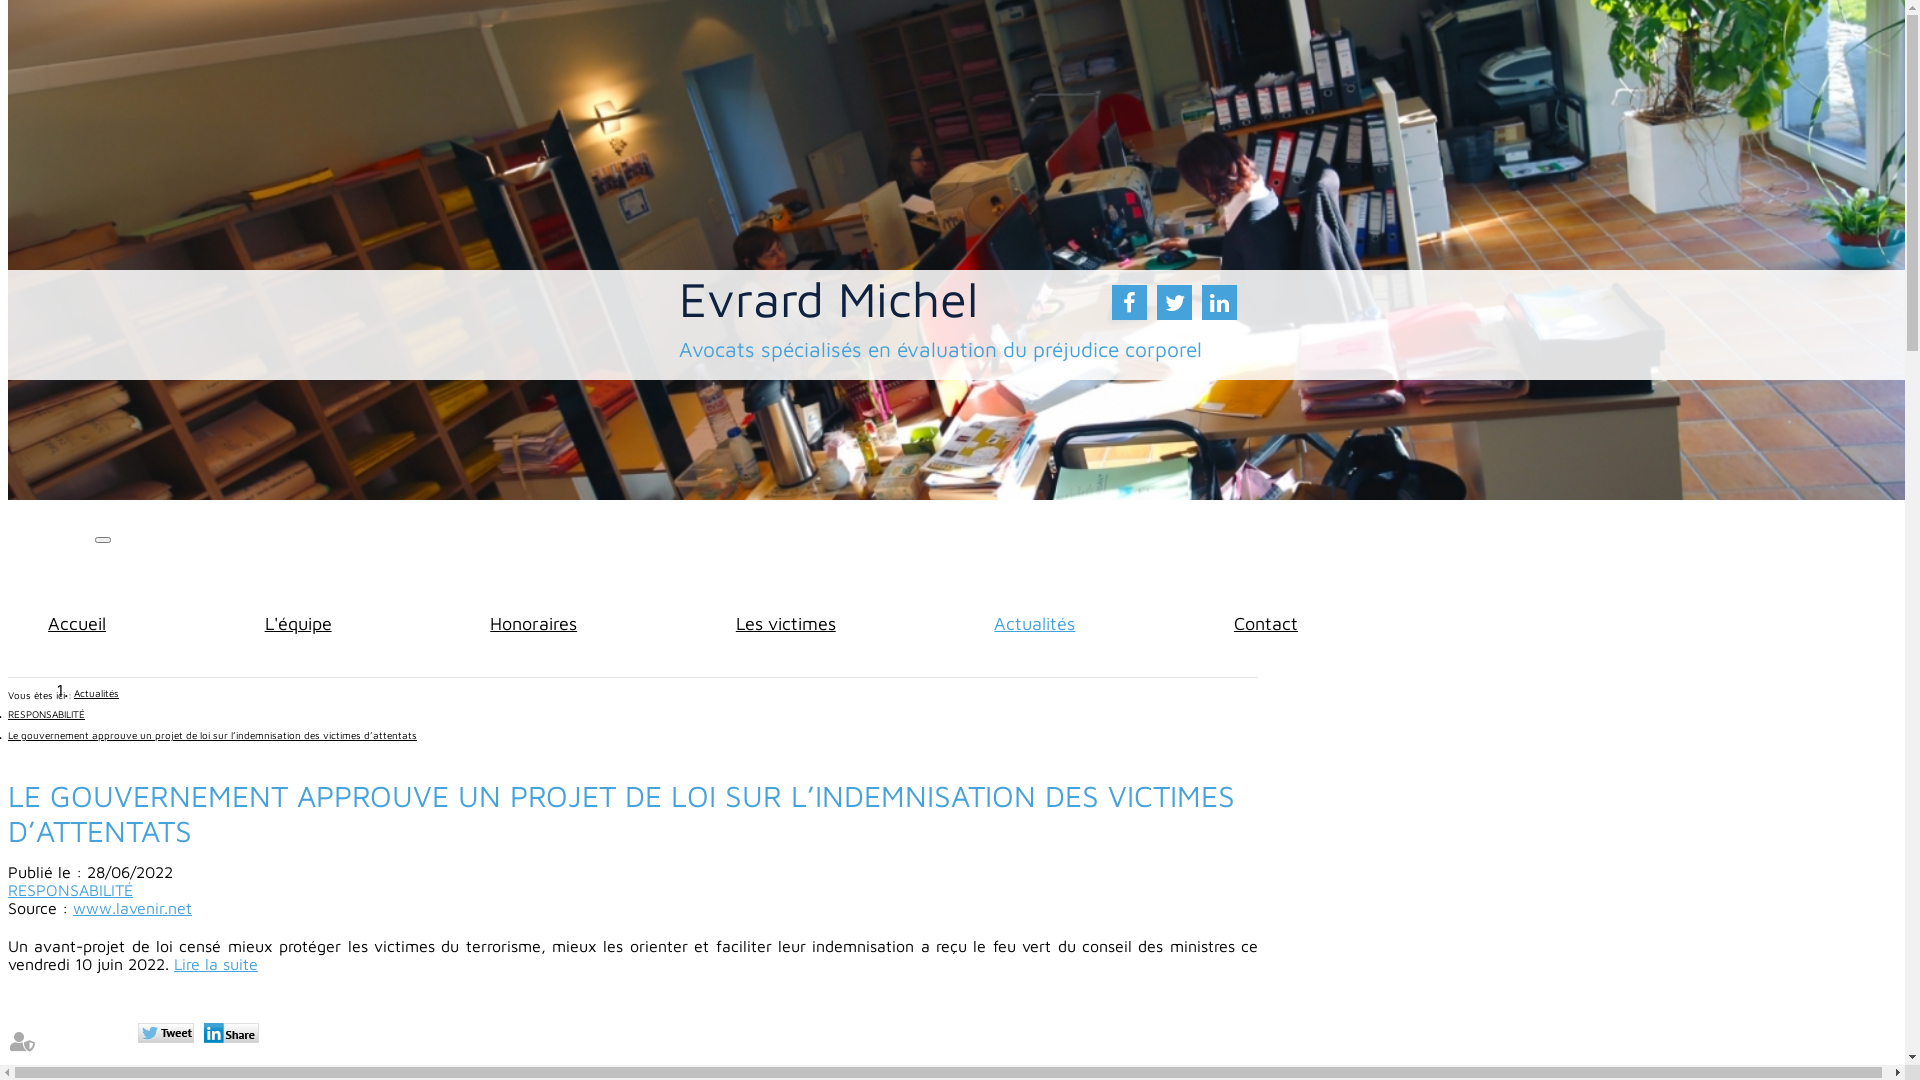 This screenshot has width=1920, height=1080. I want to click on 'Honoraires', so click(533, 622).